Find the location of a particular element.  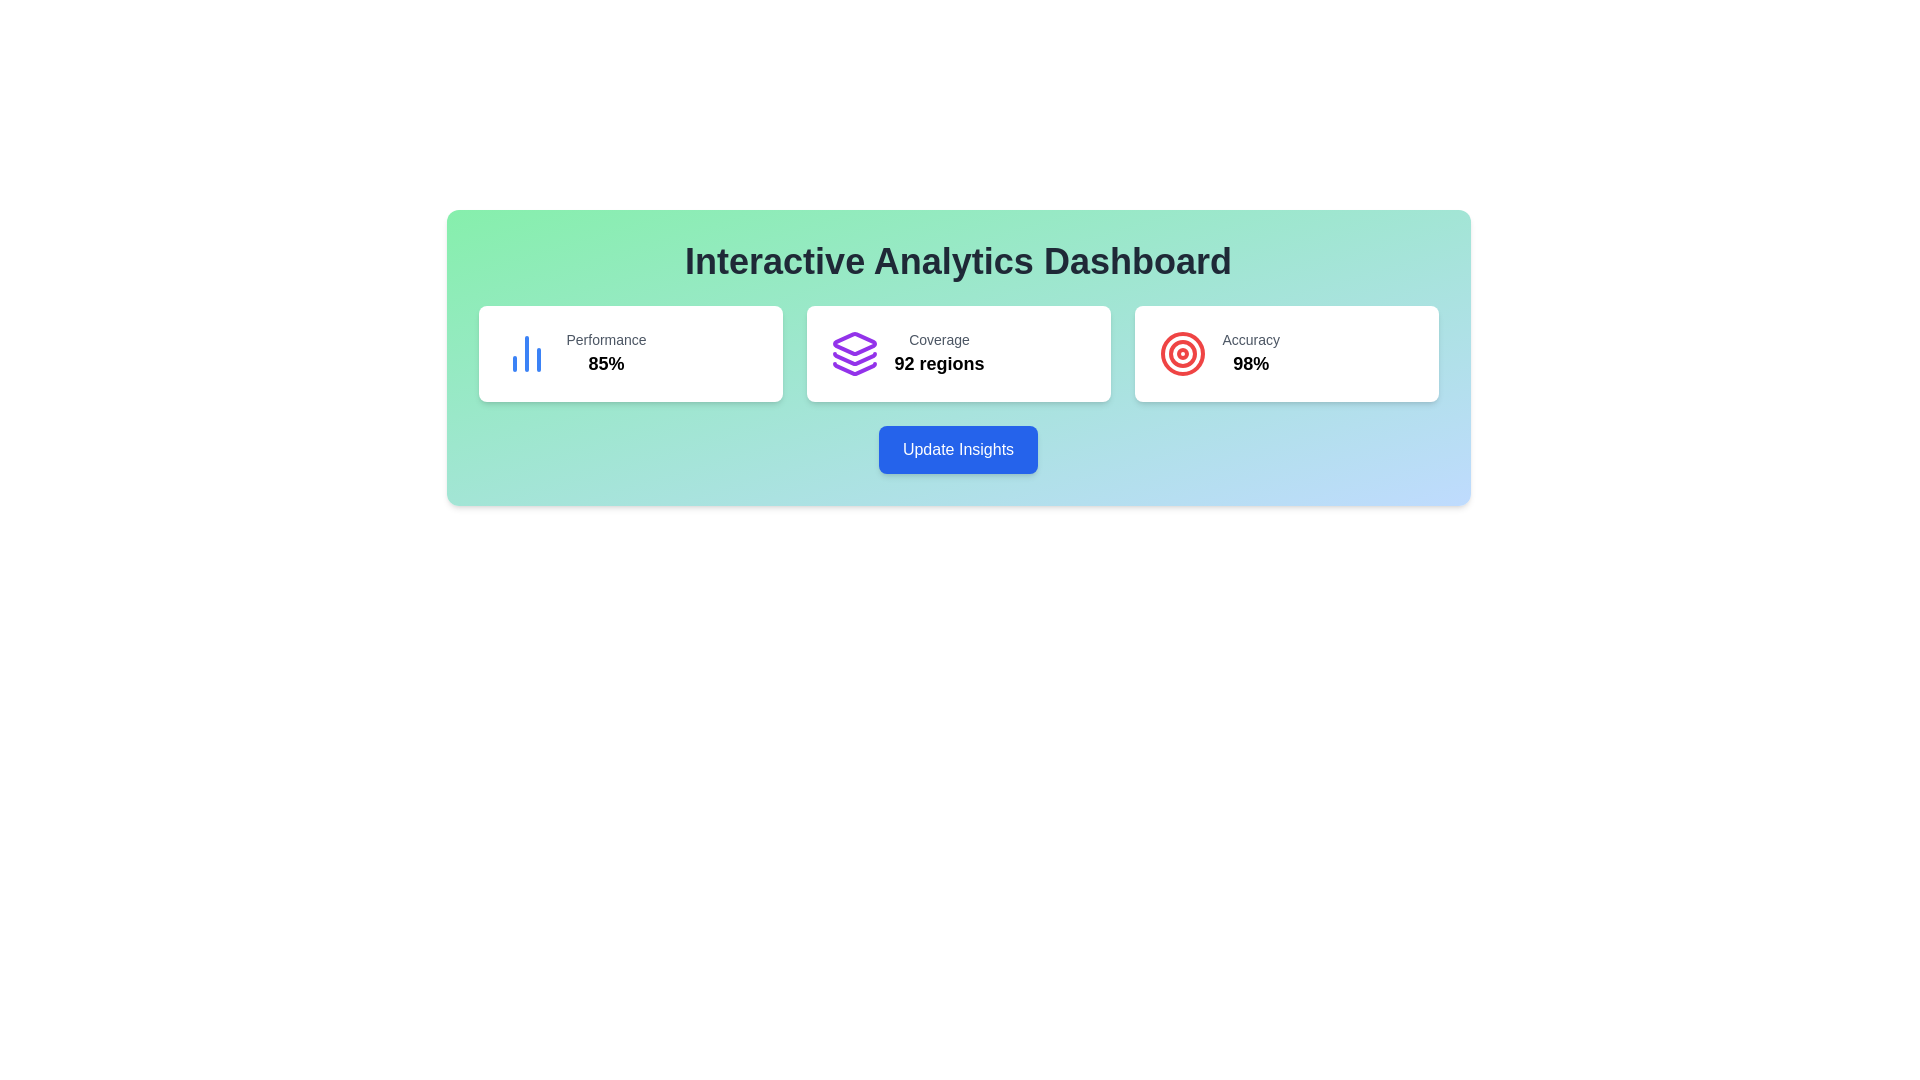

the 'Accuracy' text label located within the 'Accuracy' card, which is the third card in a horizontal row of three cards, positioned above the bold '98%' text is located at coordinates (1250, 338).